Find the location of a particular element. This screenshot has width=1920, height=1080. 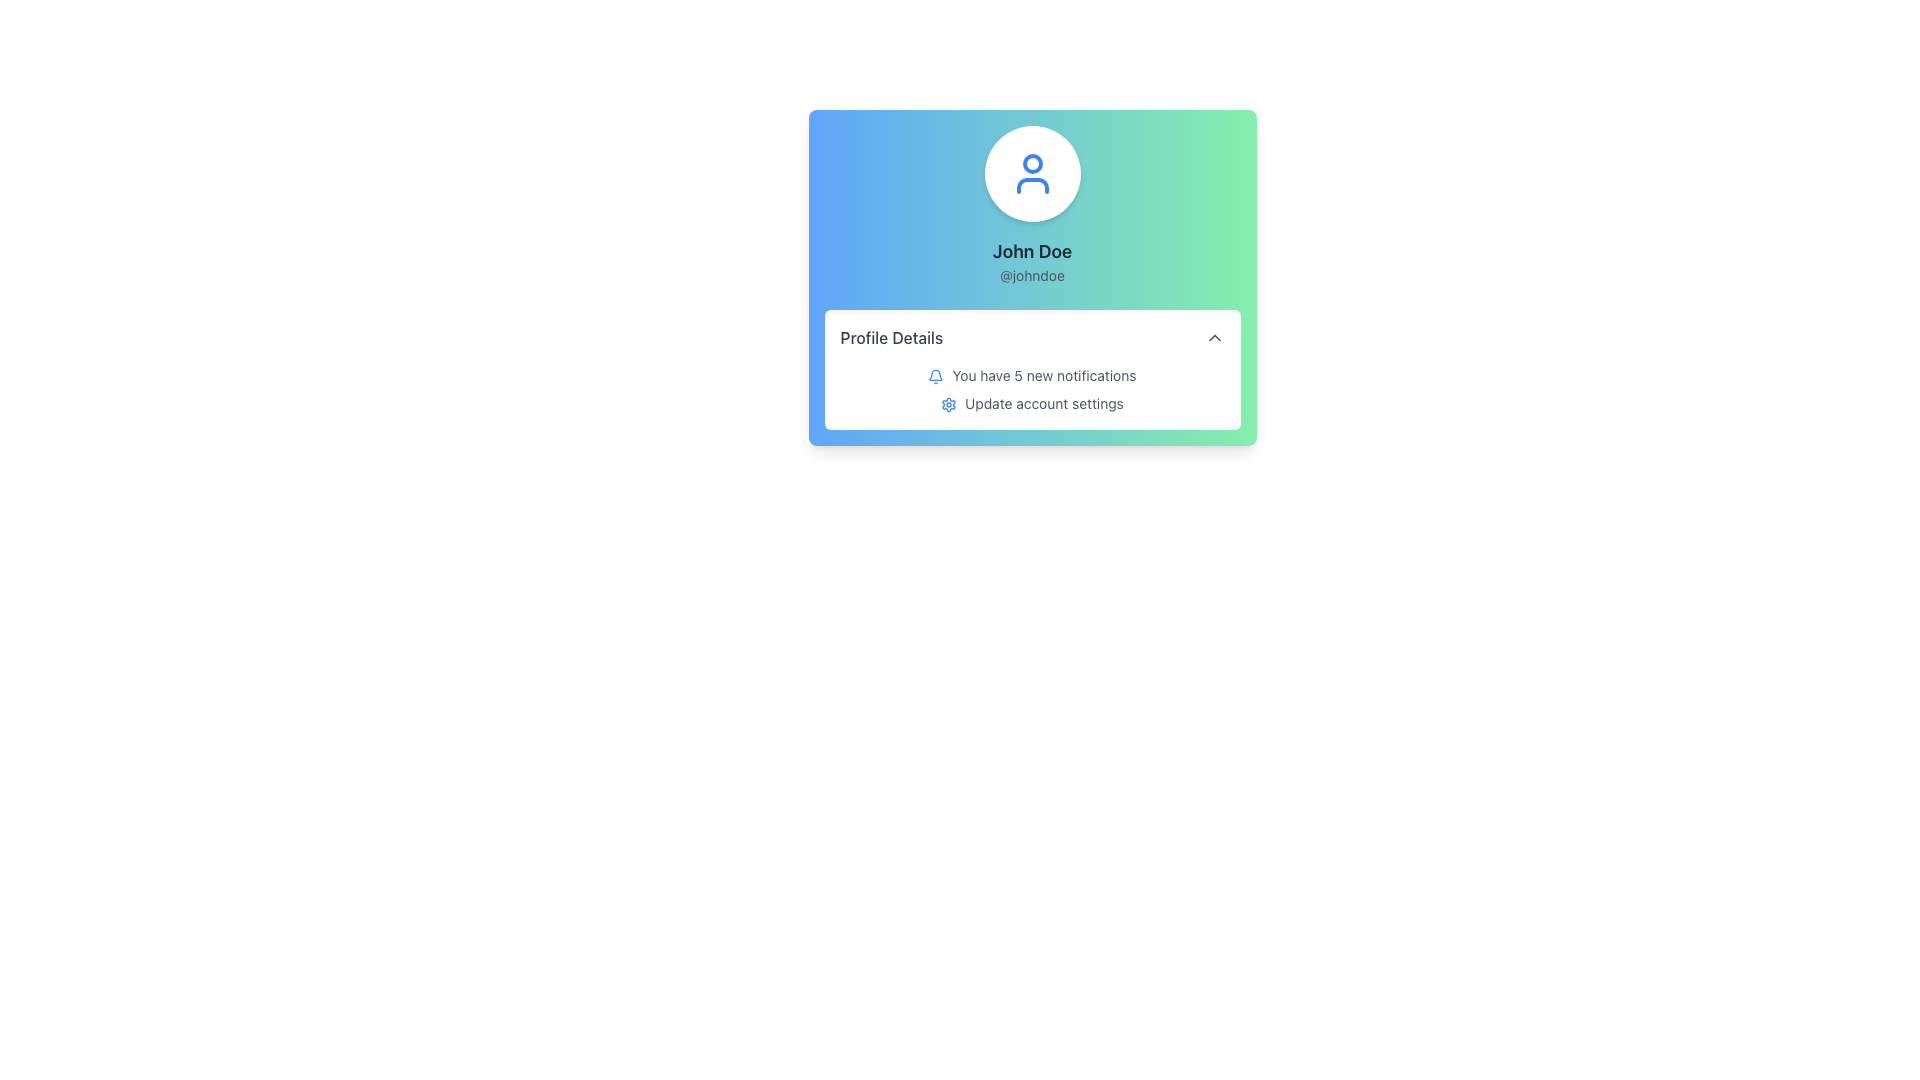

the user's profile picture icon located at the center of the user information card, directly above the text 'John Doe' and '@johndoe' is located at coordinates (1032, 172).